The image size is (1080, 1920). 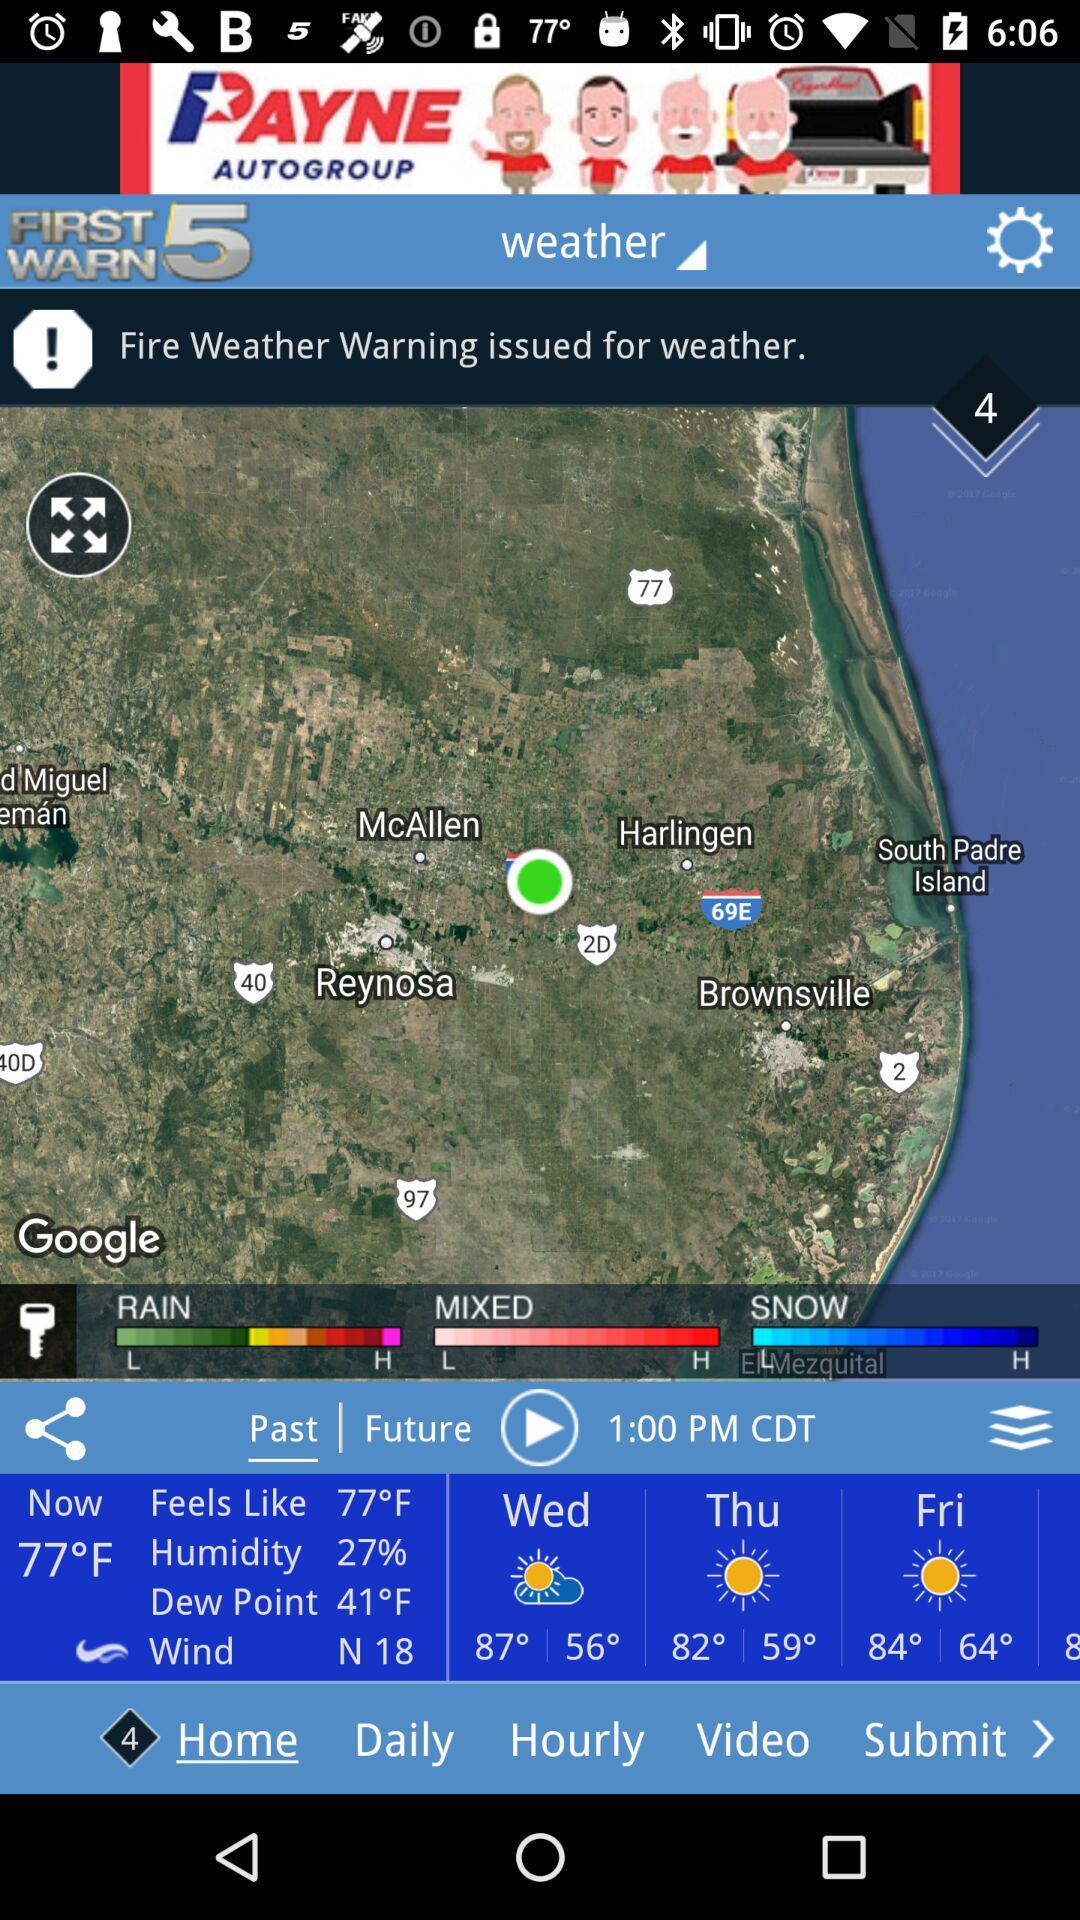 What do you see at coordinates (1020, 1426) in the screenshot?
I see `change topography` at bounding box center [1020, 1426].